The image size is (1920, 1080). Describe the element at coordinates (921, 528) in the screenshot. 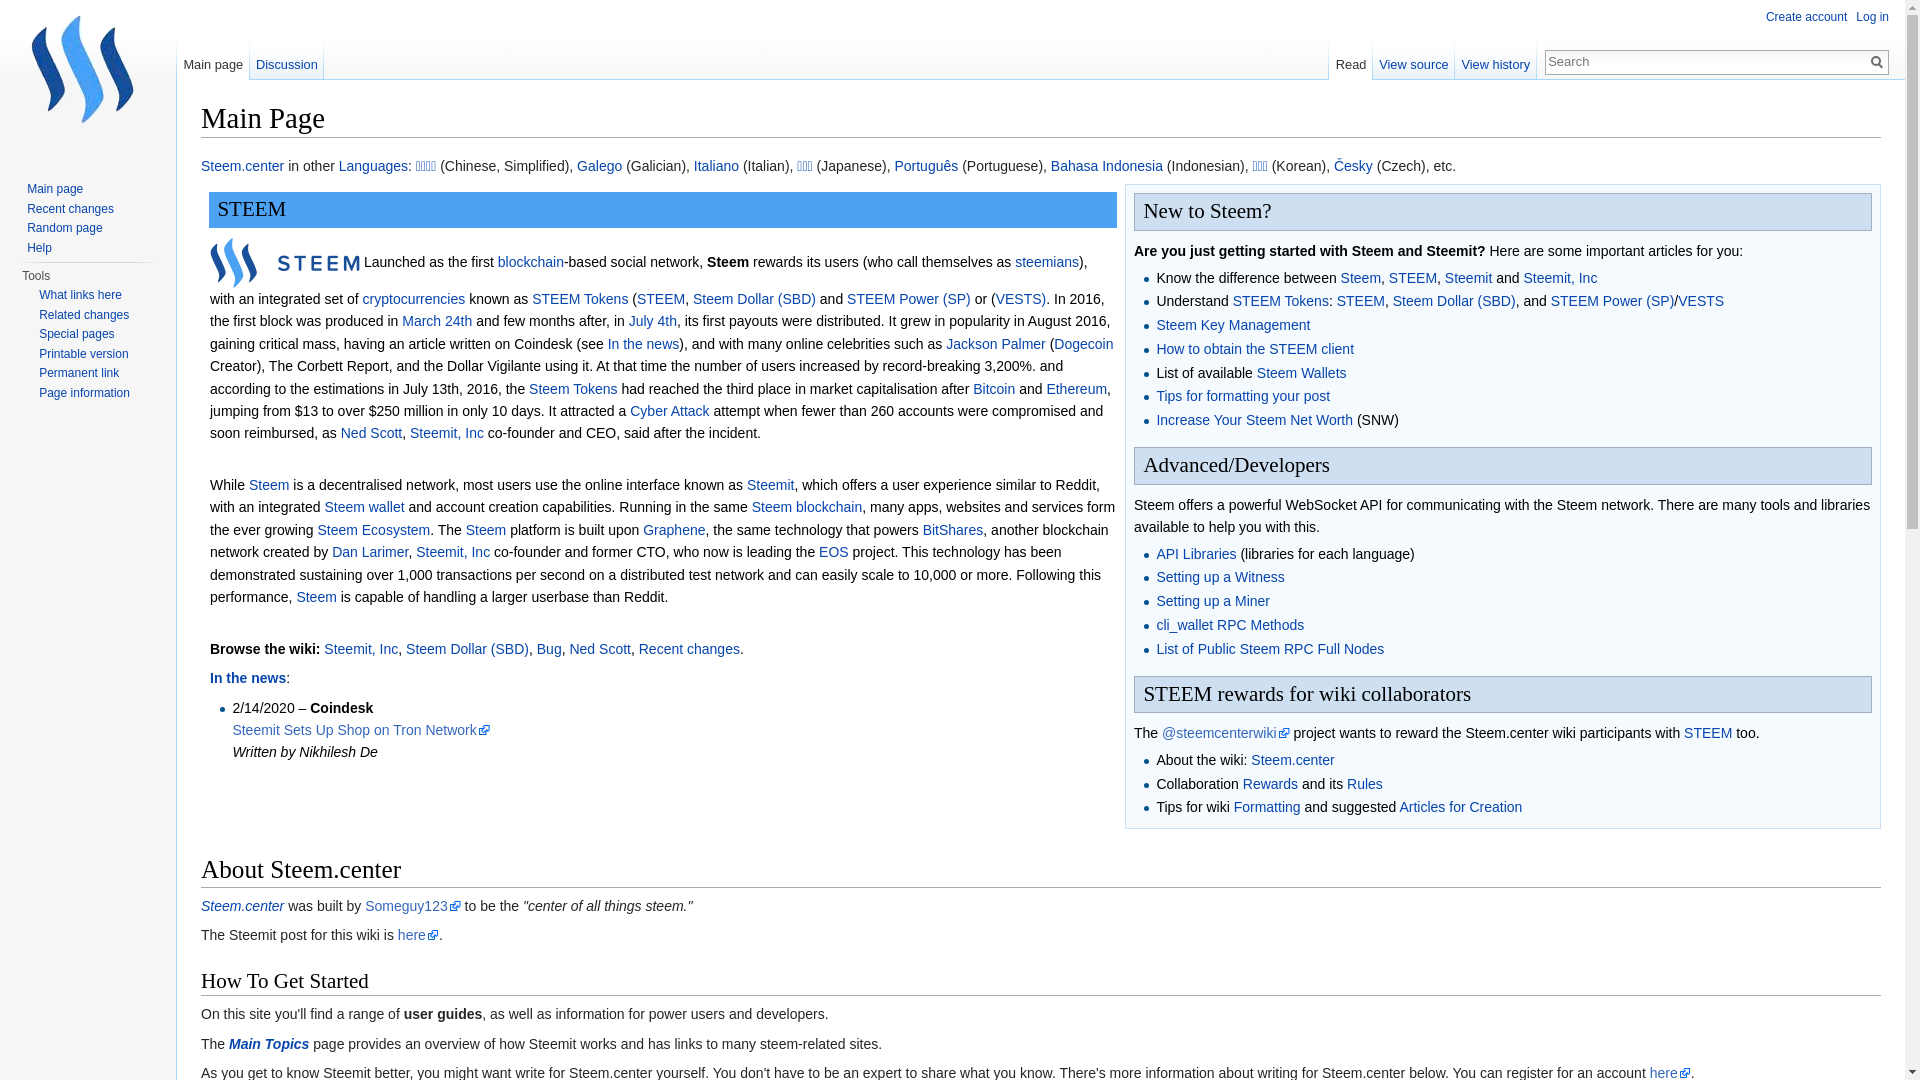

I see `'BitShares'` at that location.